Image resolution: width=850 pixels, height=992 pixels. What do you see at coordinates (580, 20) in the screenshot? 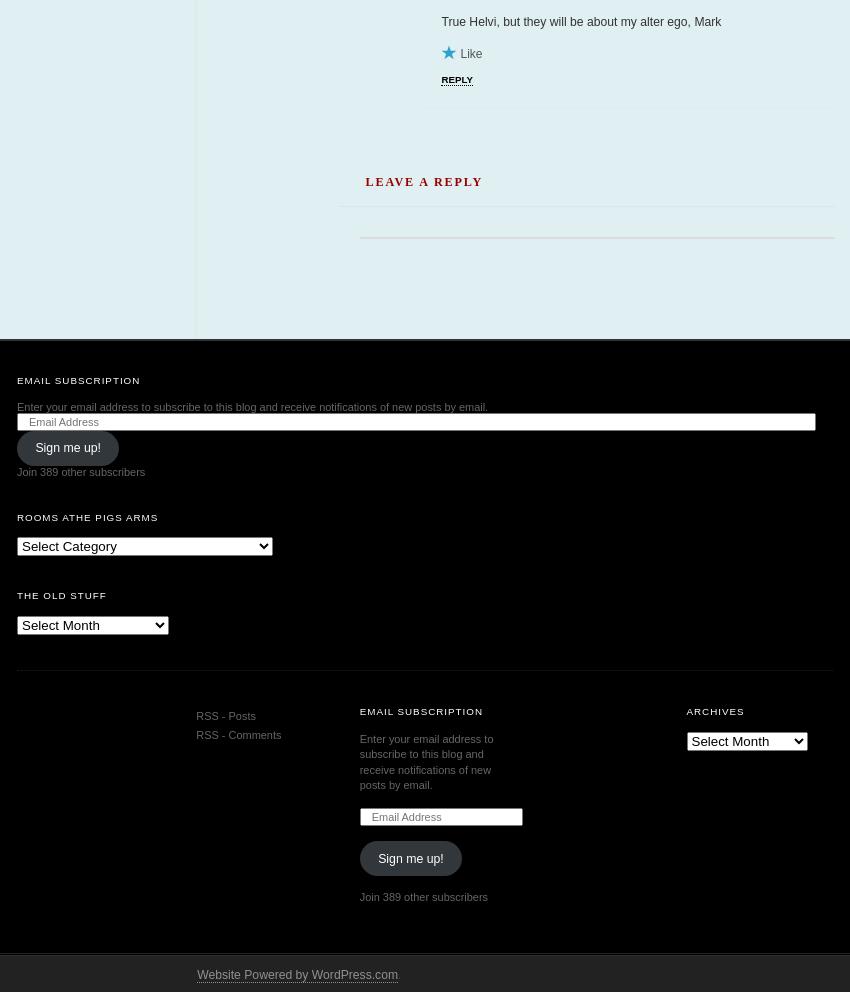
I see `'True Helvi, but they will be about my alter ego, Mark'` at bounding box center [580, 20].